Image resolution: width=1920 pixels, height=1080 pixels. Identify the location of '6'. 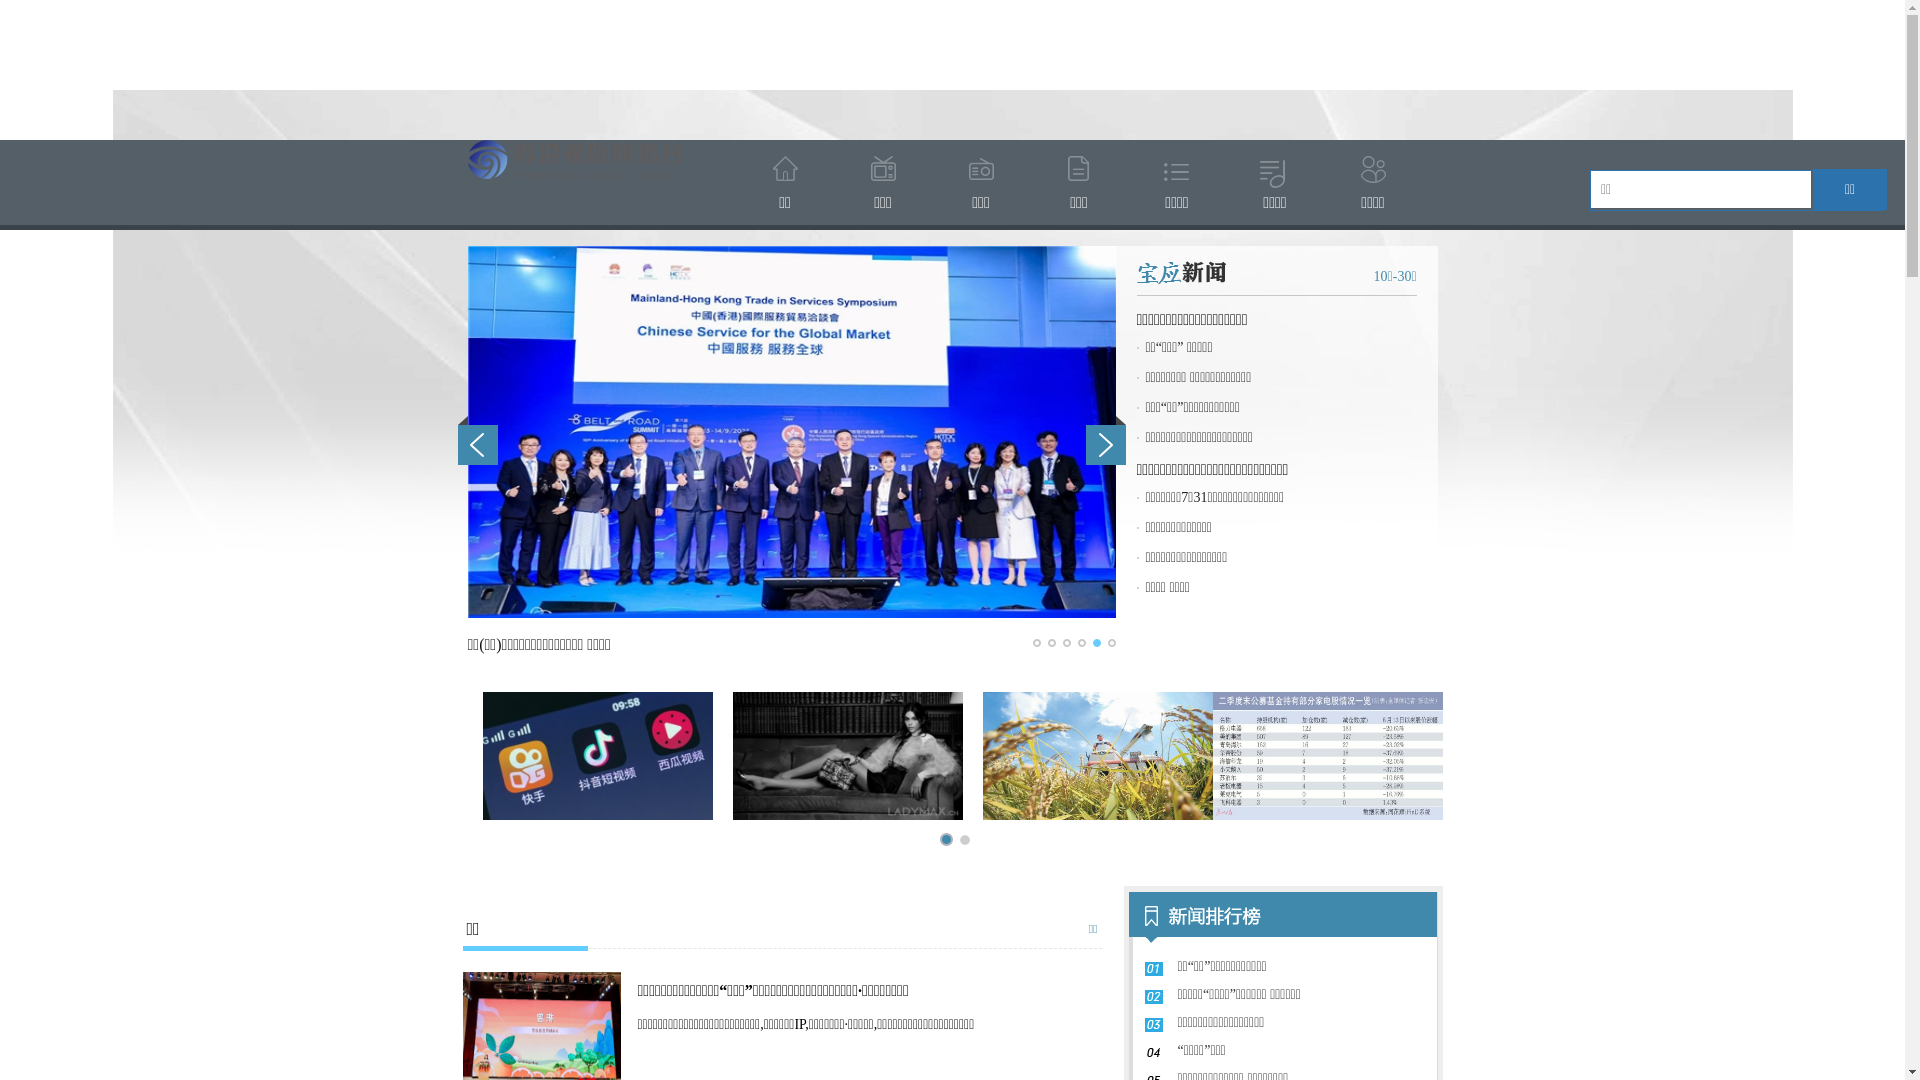
(1111, 643).